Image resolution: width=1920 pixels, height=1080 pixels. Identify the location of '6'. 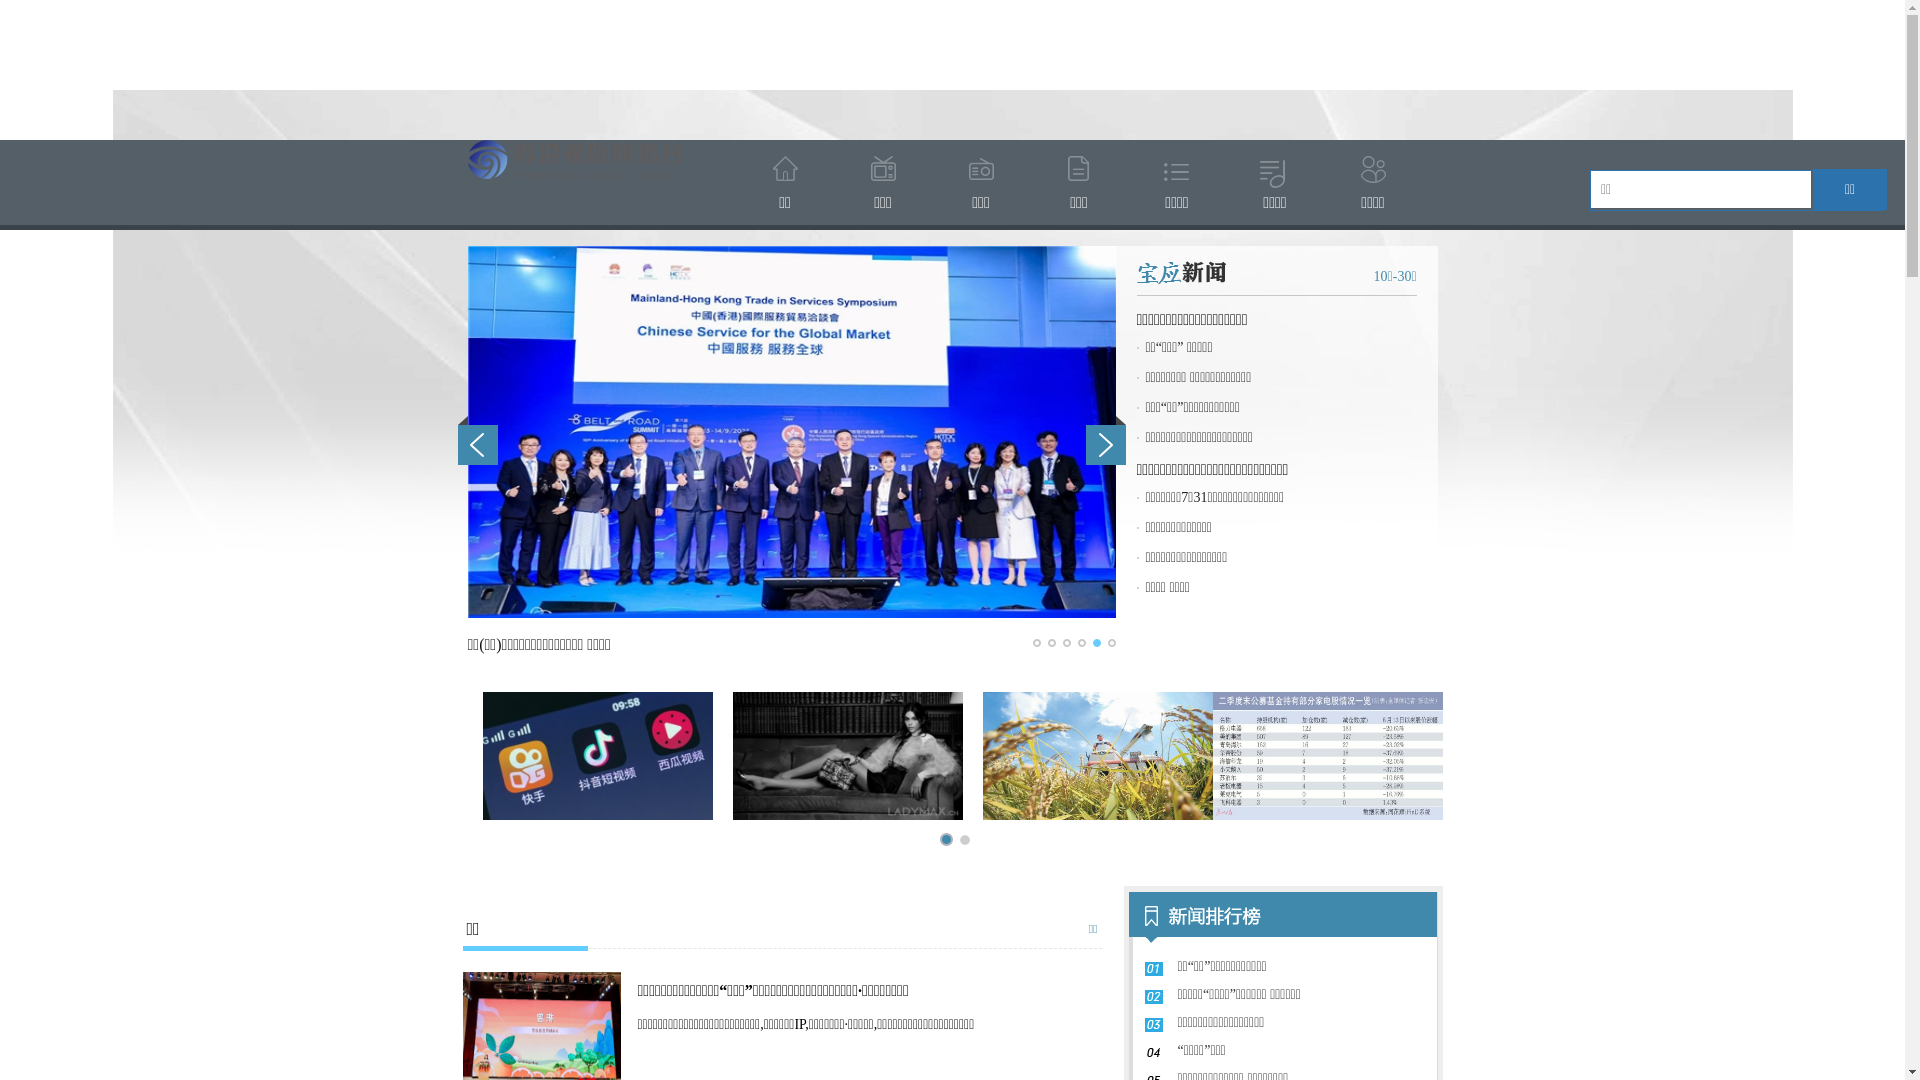
(1111, 643).